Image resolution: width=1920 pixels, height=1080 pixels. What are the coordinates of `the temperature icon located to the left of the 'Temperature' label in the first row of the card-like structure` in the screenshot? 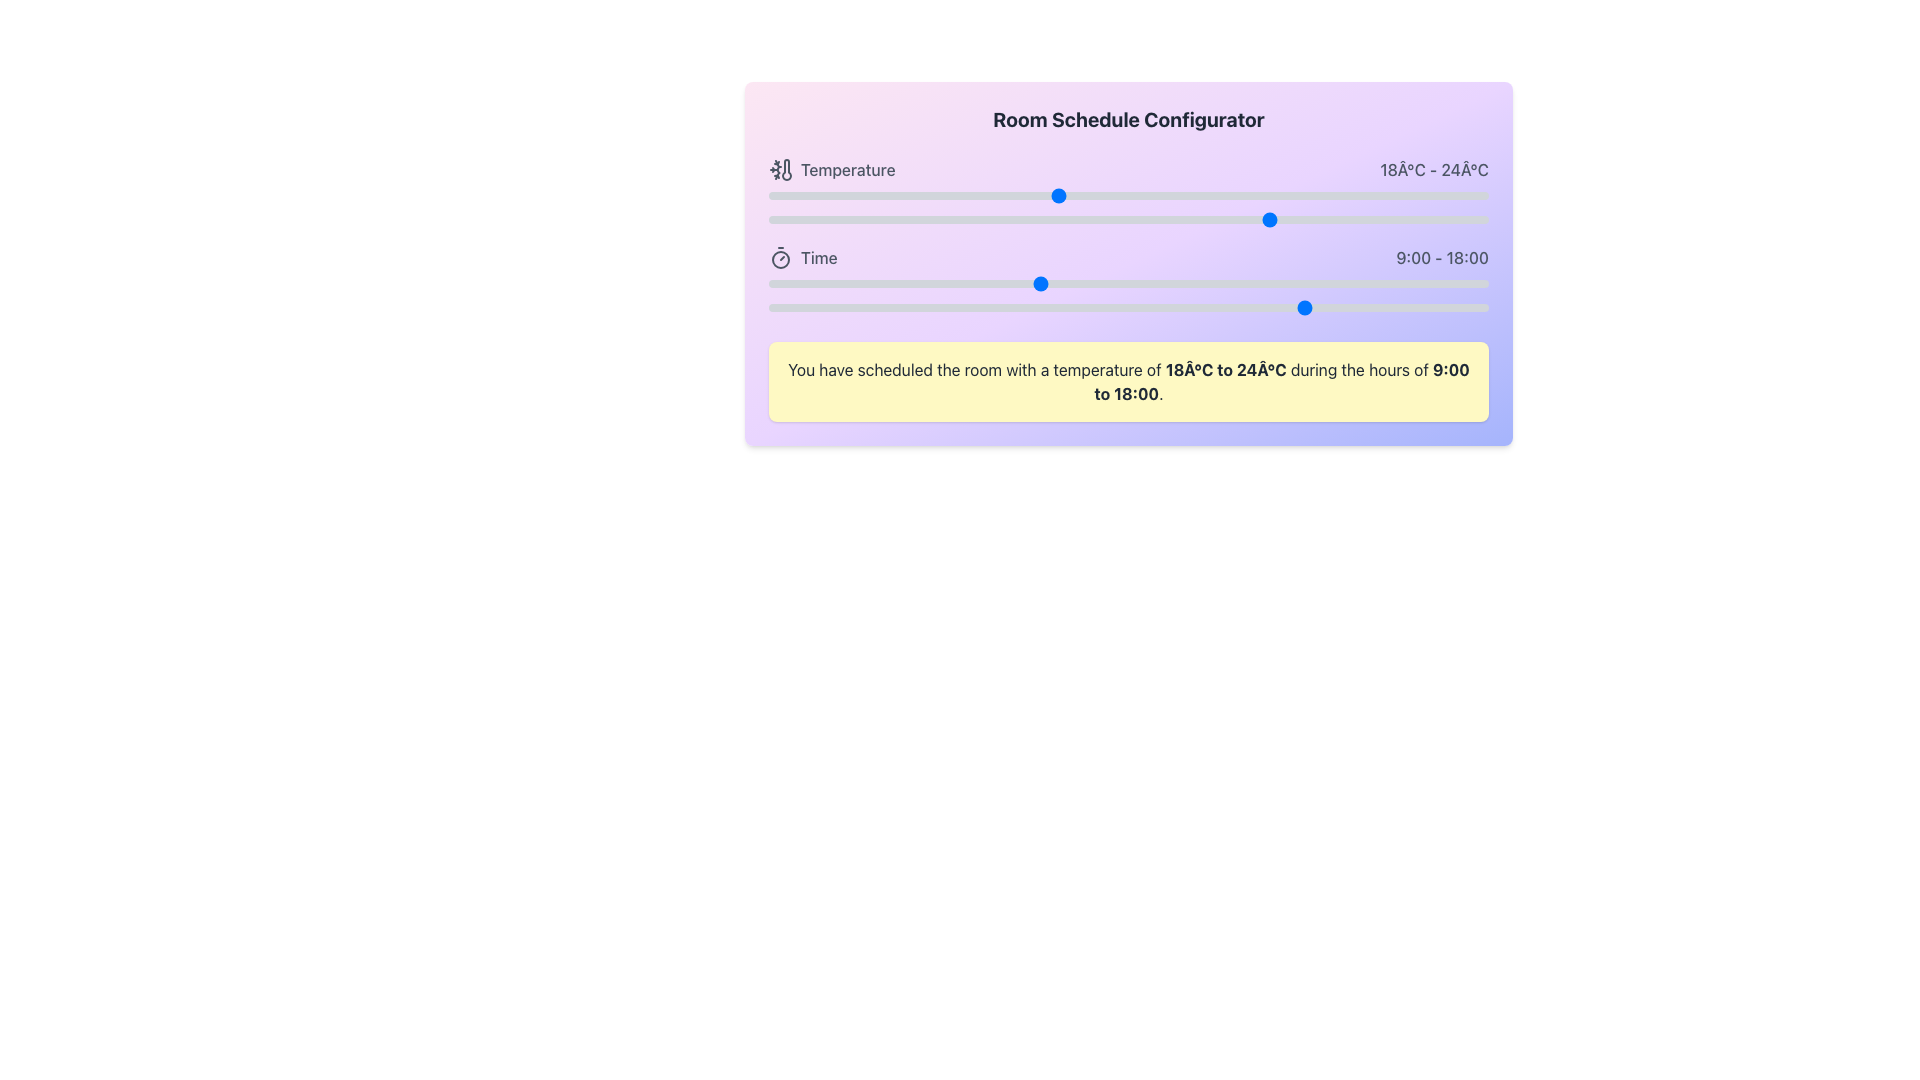 It's located at (786, 168).